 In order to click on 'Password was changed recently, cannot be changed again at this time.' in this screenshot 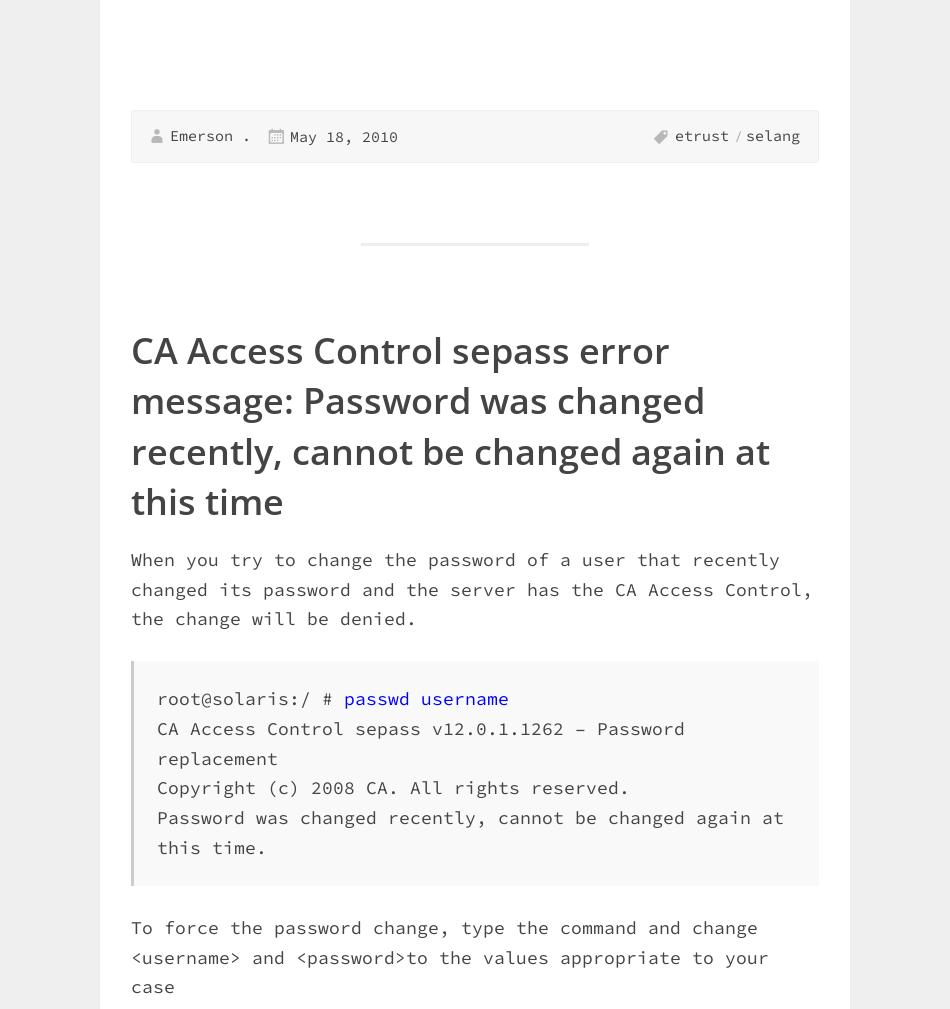, I will do `click(469, 832)`.